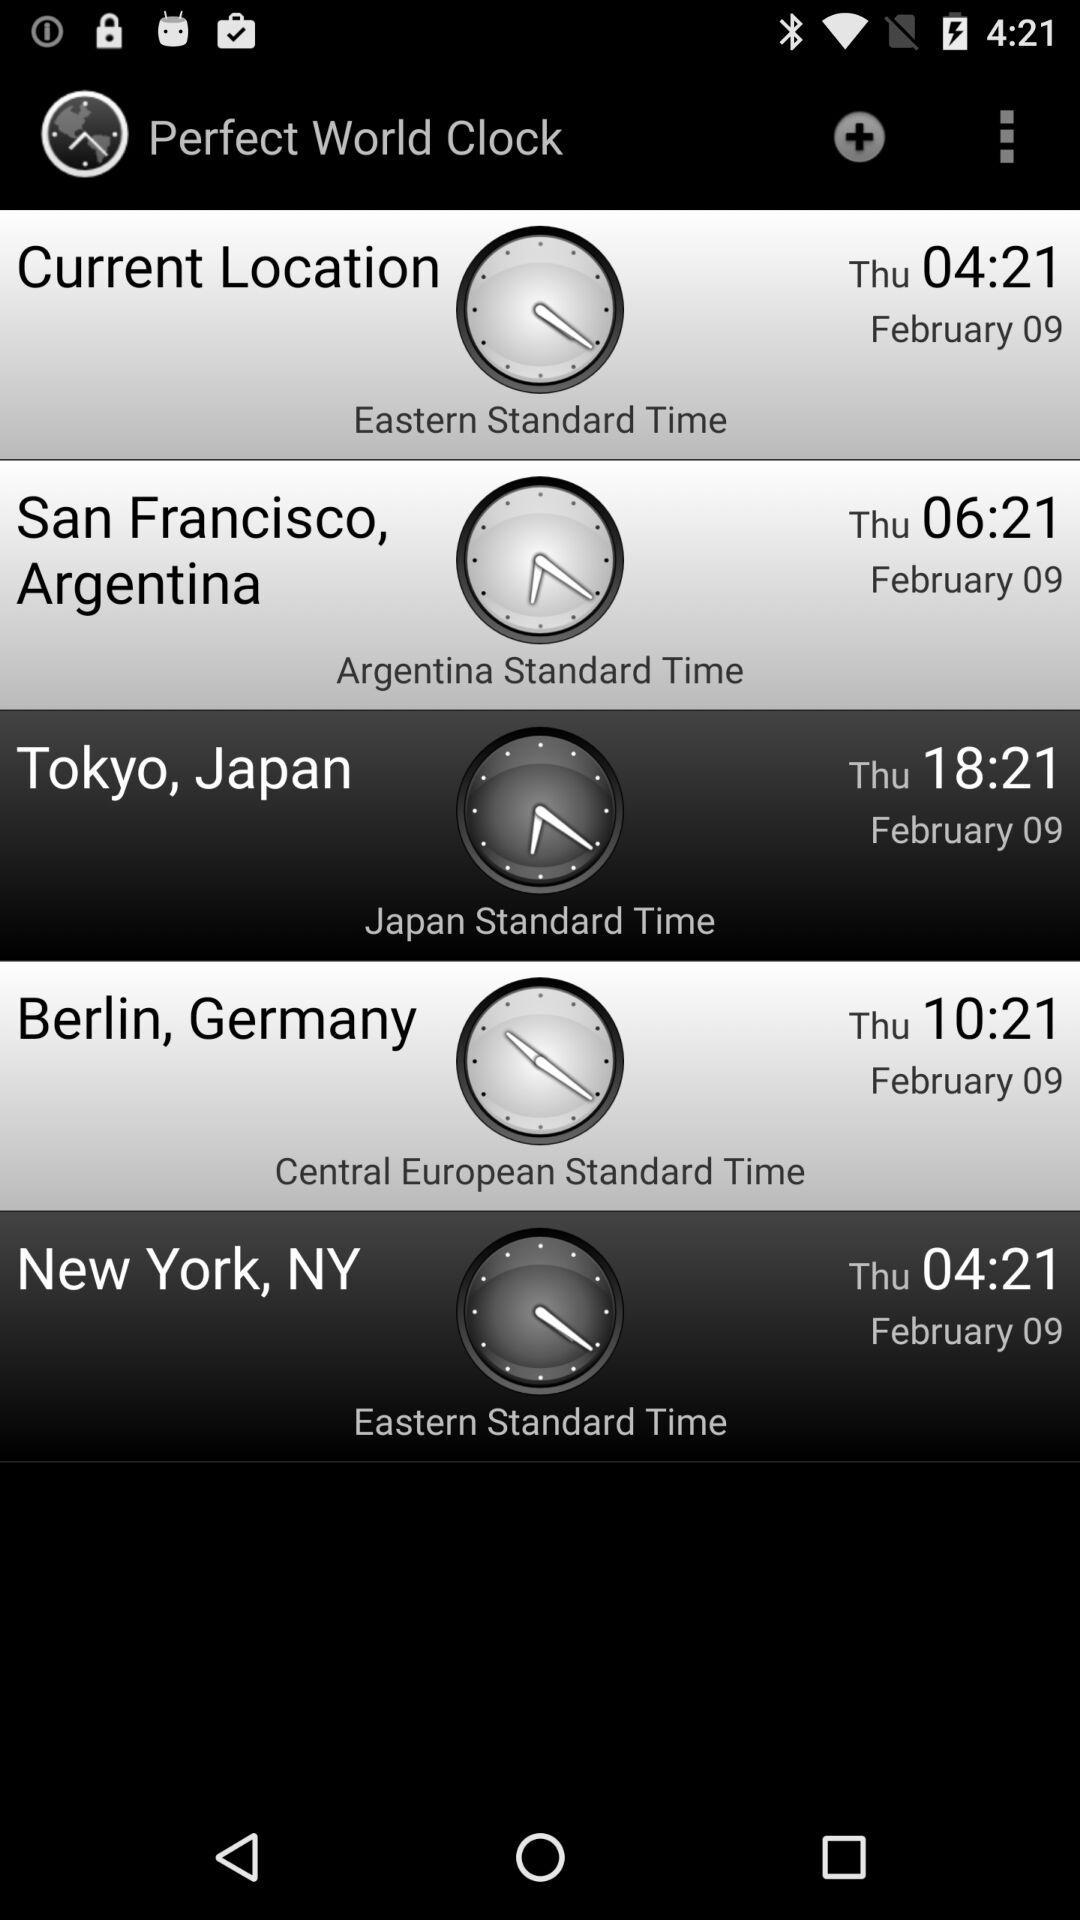 This screenshot has height=1920, width=1080. Describe the element at coordinates (234, 548) in the screenshot. I see `the san francisco, argentina app` at that location.